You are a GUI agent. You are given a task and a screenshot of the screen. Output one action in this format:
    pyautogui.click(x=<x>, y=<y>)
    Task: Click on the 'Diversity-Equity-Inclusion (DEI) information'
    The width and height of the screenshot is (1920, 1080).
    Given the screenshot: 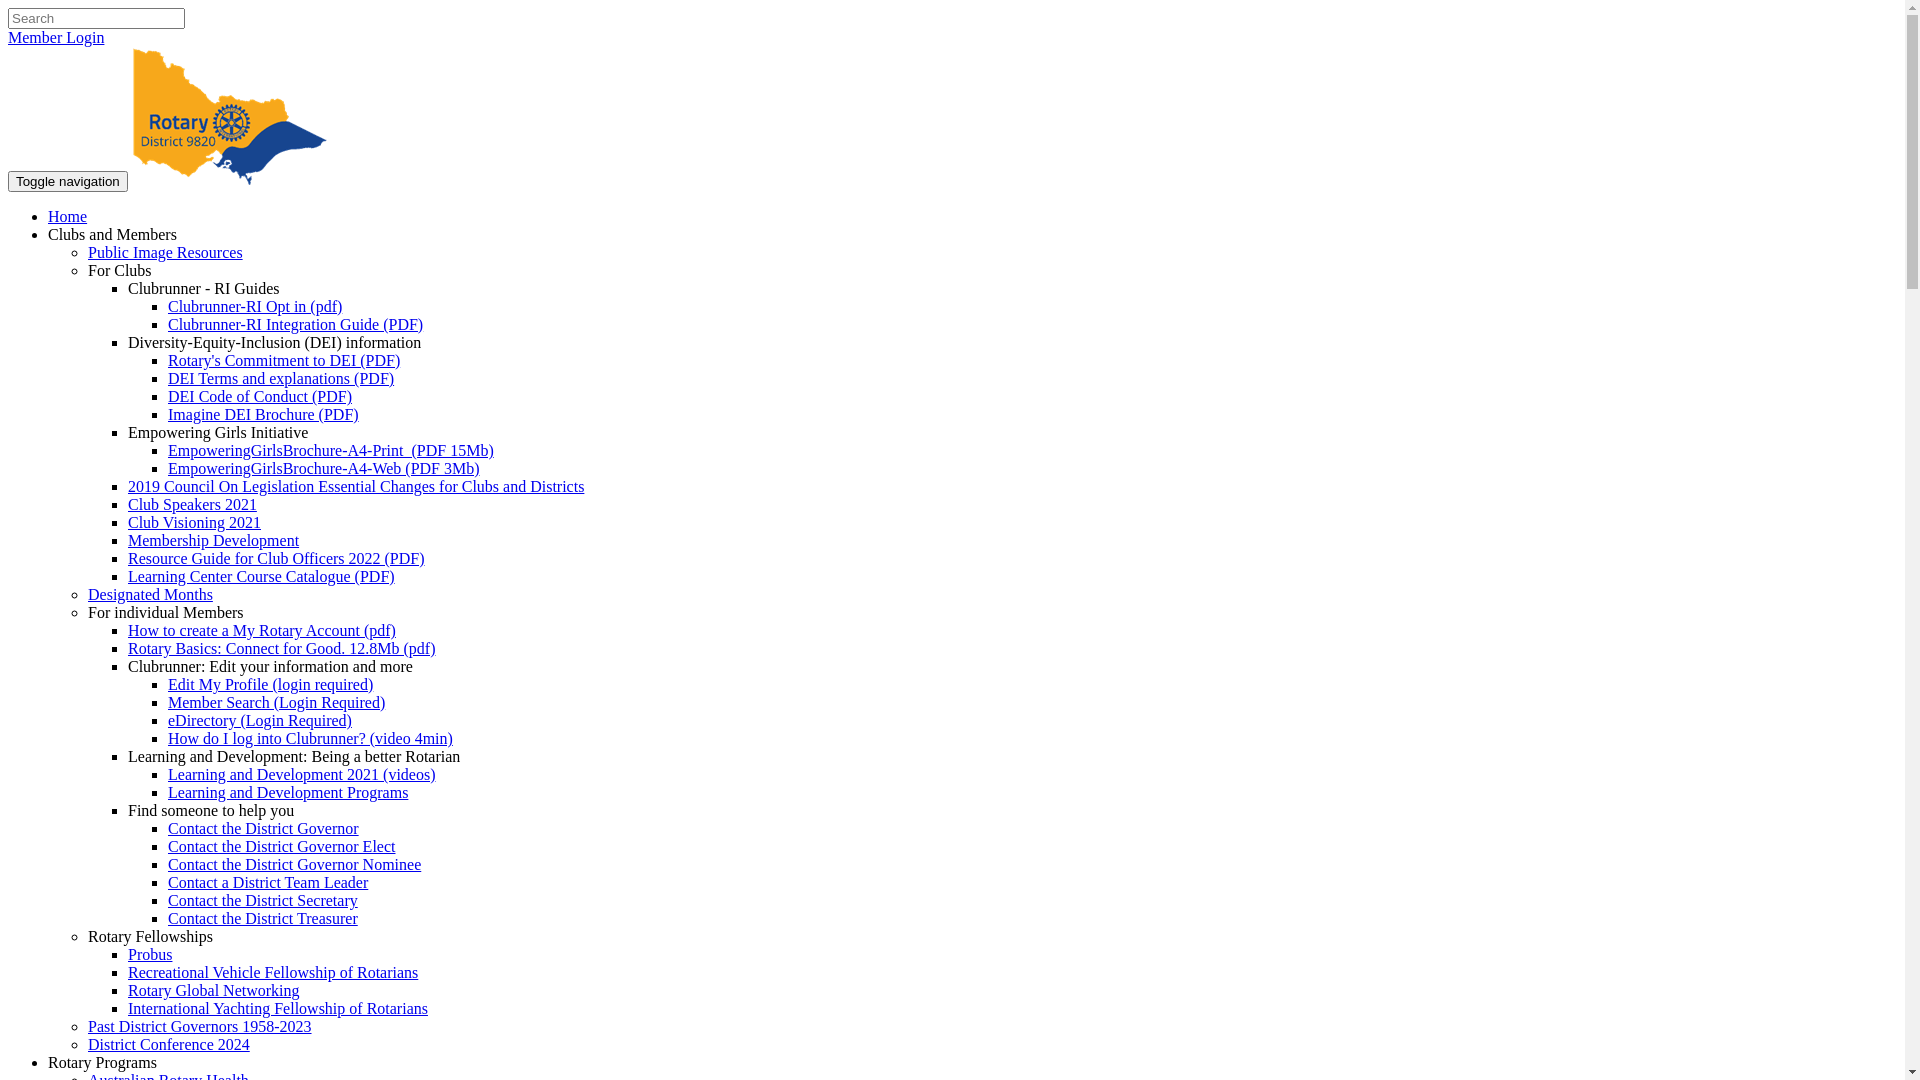 What is the action you would take?
    pyautogui.click(x=273, y=341)
    